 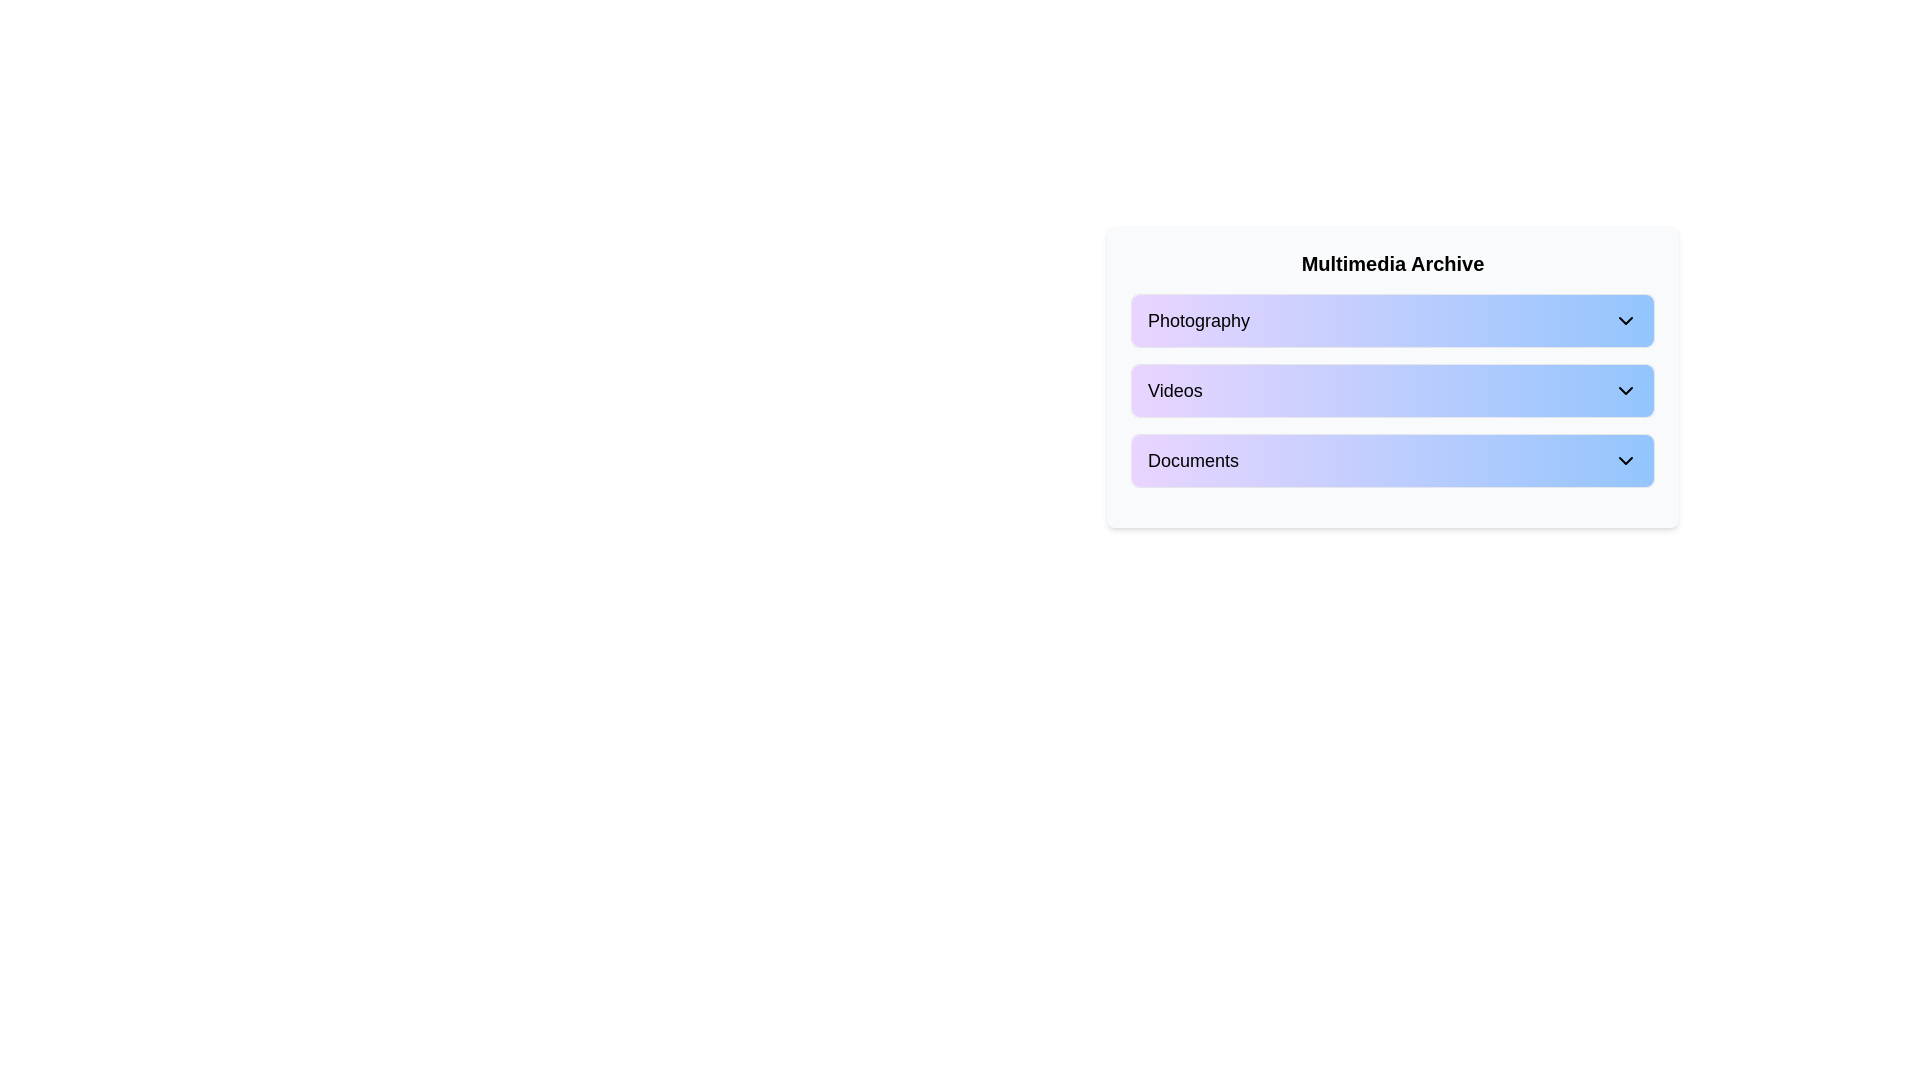 What do you see at coordinates (1391, 390) in the screenshot?
I see `the 'Videos' button with an embedded dropdown functionality, which is the second button in the vertical list, to trigger its visual effect` at bounding box center [1391, 390].